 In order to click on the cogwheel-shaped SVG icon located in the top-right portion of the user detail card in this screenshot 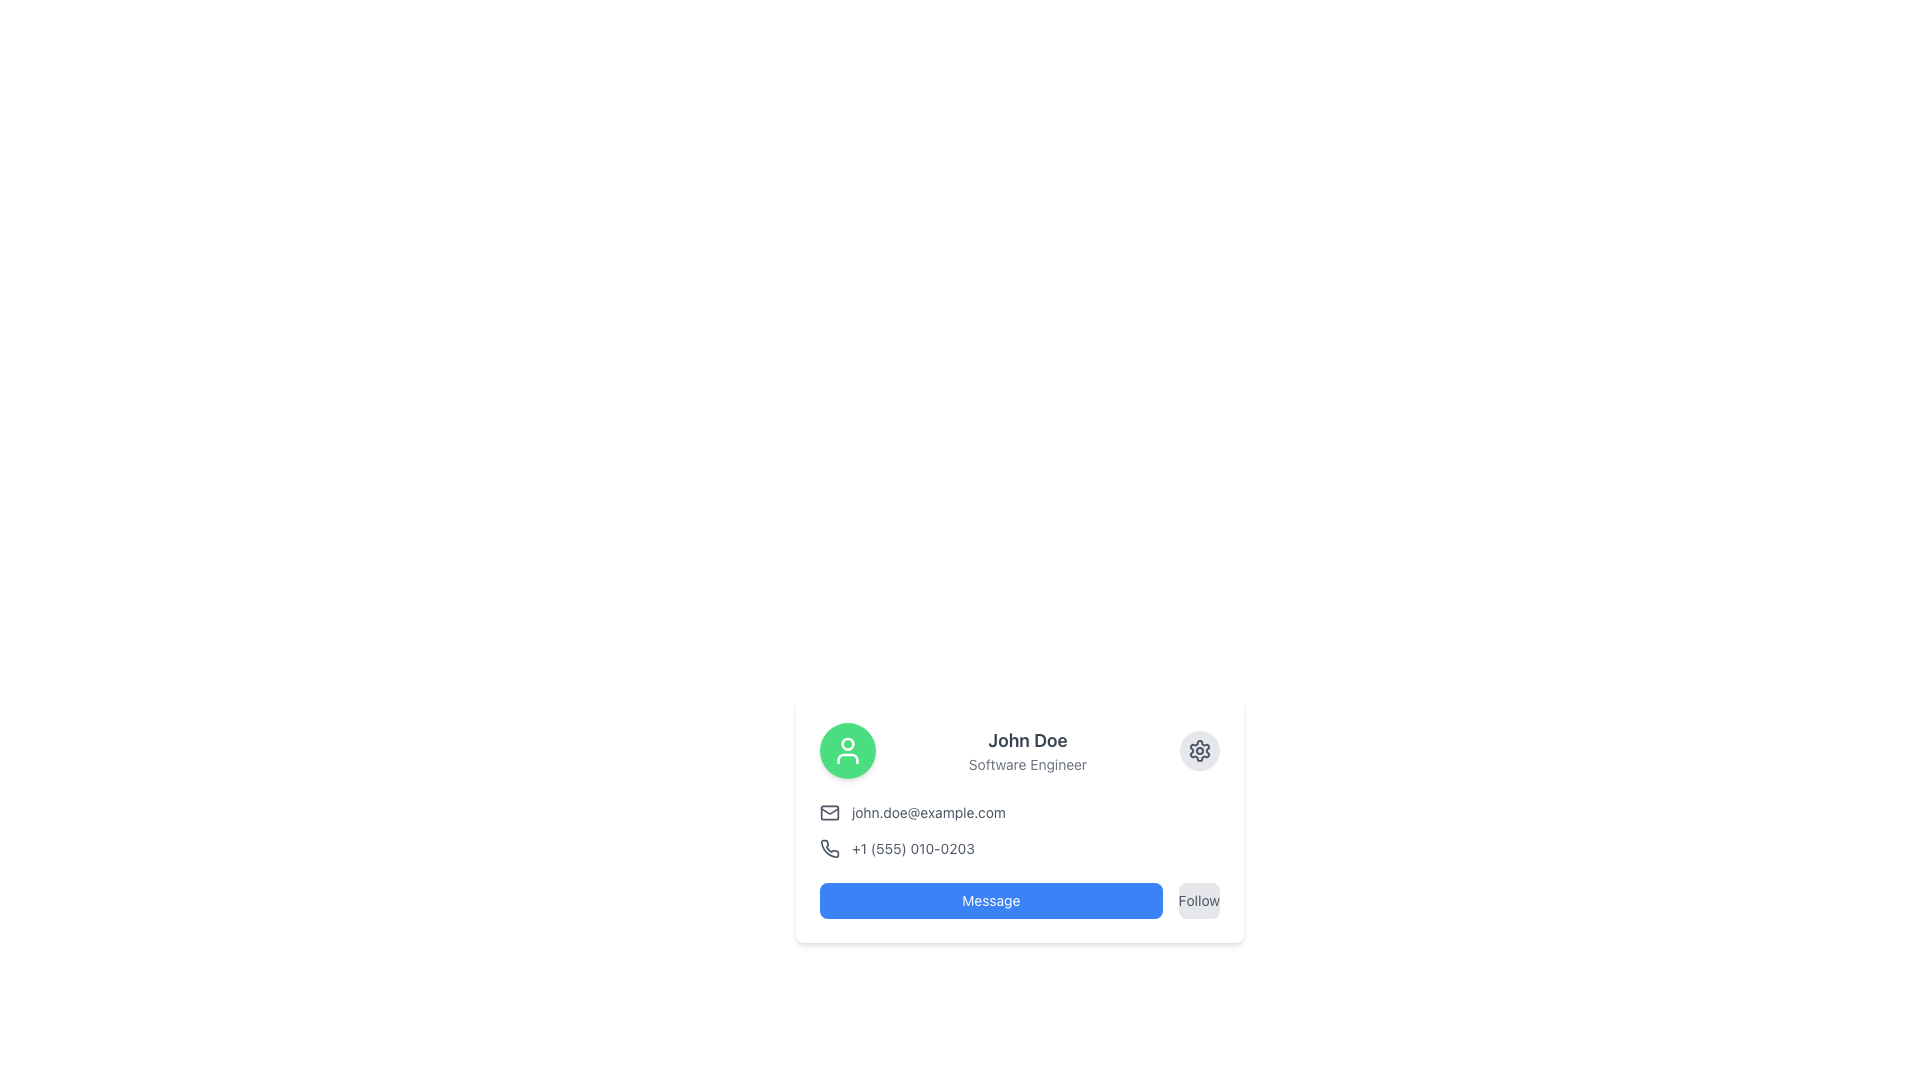, I will do `click(1200, 751)`.